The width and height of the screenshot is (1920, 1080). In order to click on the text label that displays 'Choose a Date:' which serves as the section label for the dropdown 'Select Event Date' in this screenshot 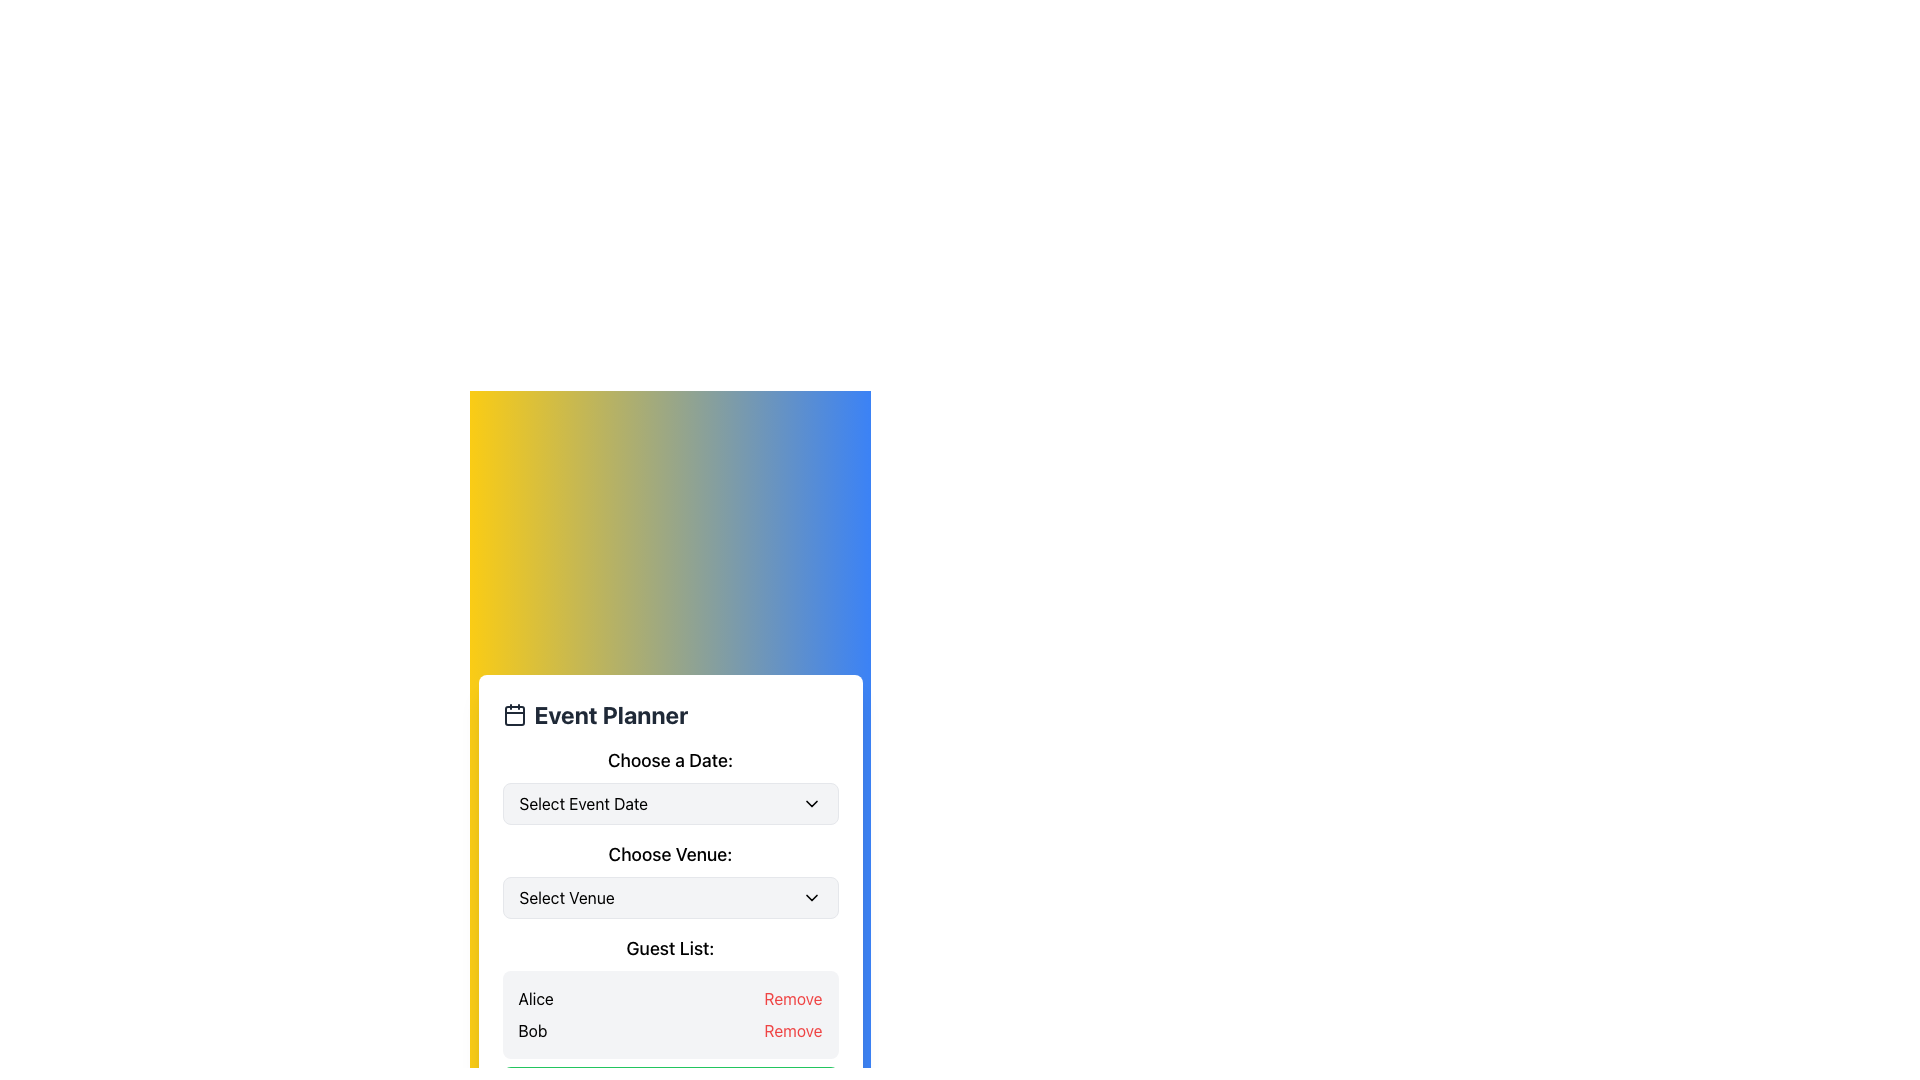, I will do `click(670, 760)`.